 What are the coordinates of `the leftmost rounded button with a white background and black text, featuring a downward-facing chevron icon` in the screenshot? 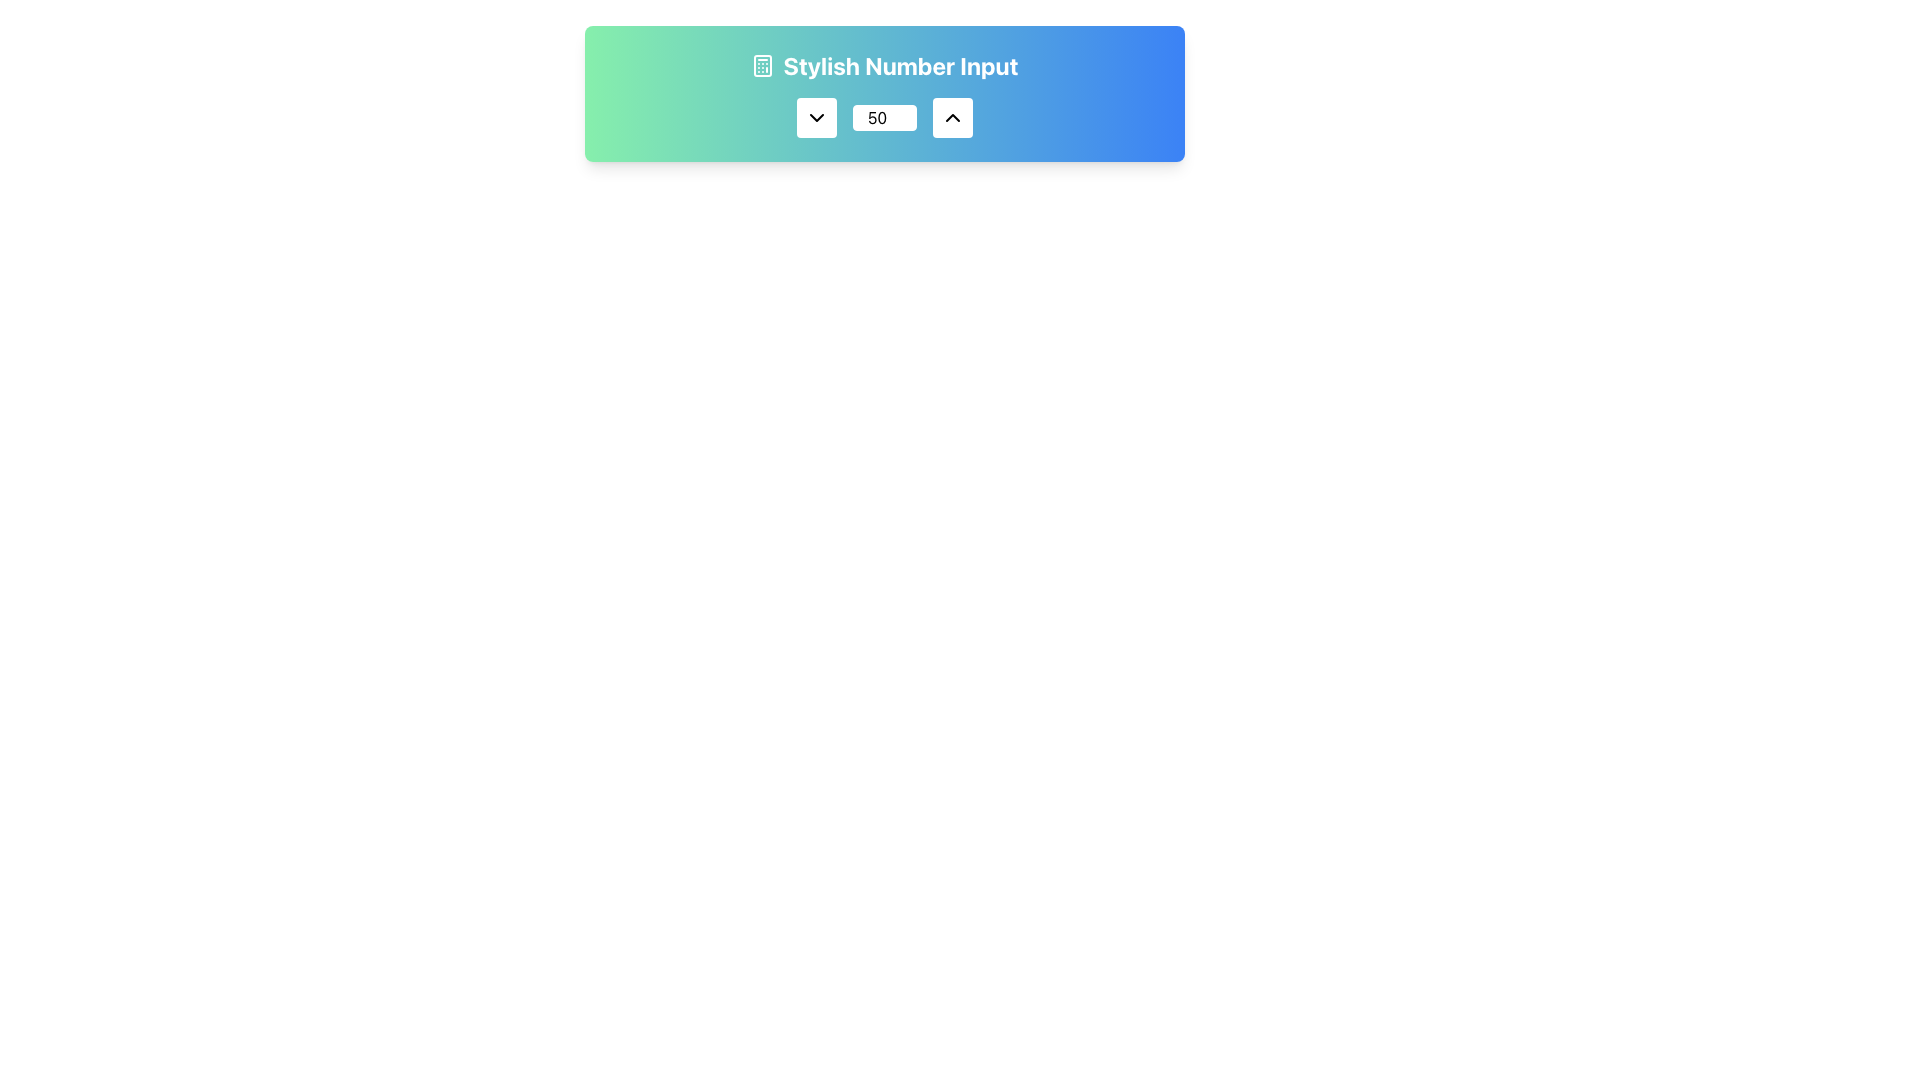 It's located at (816, 118).